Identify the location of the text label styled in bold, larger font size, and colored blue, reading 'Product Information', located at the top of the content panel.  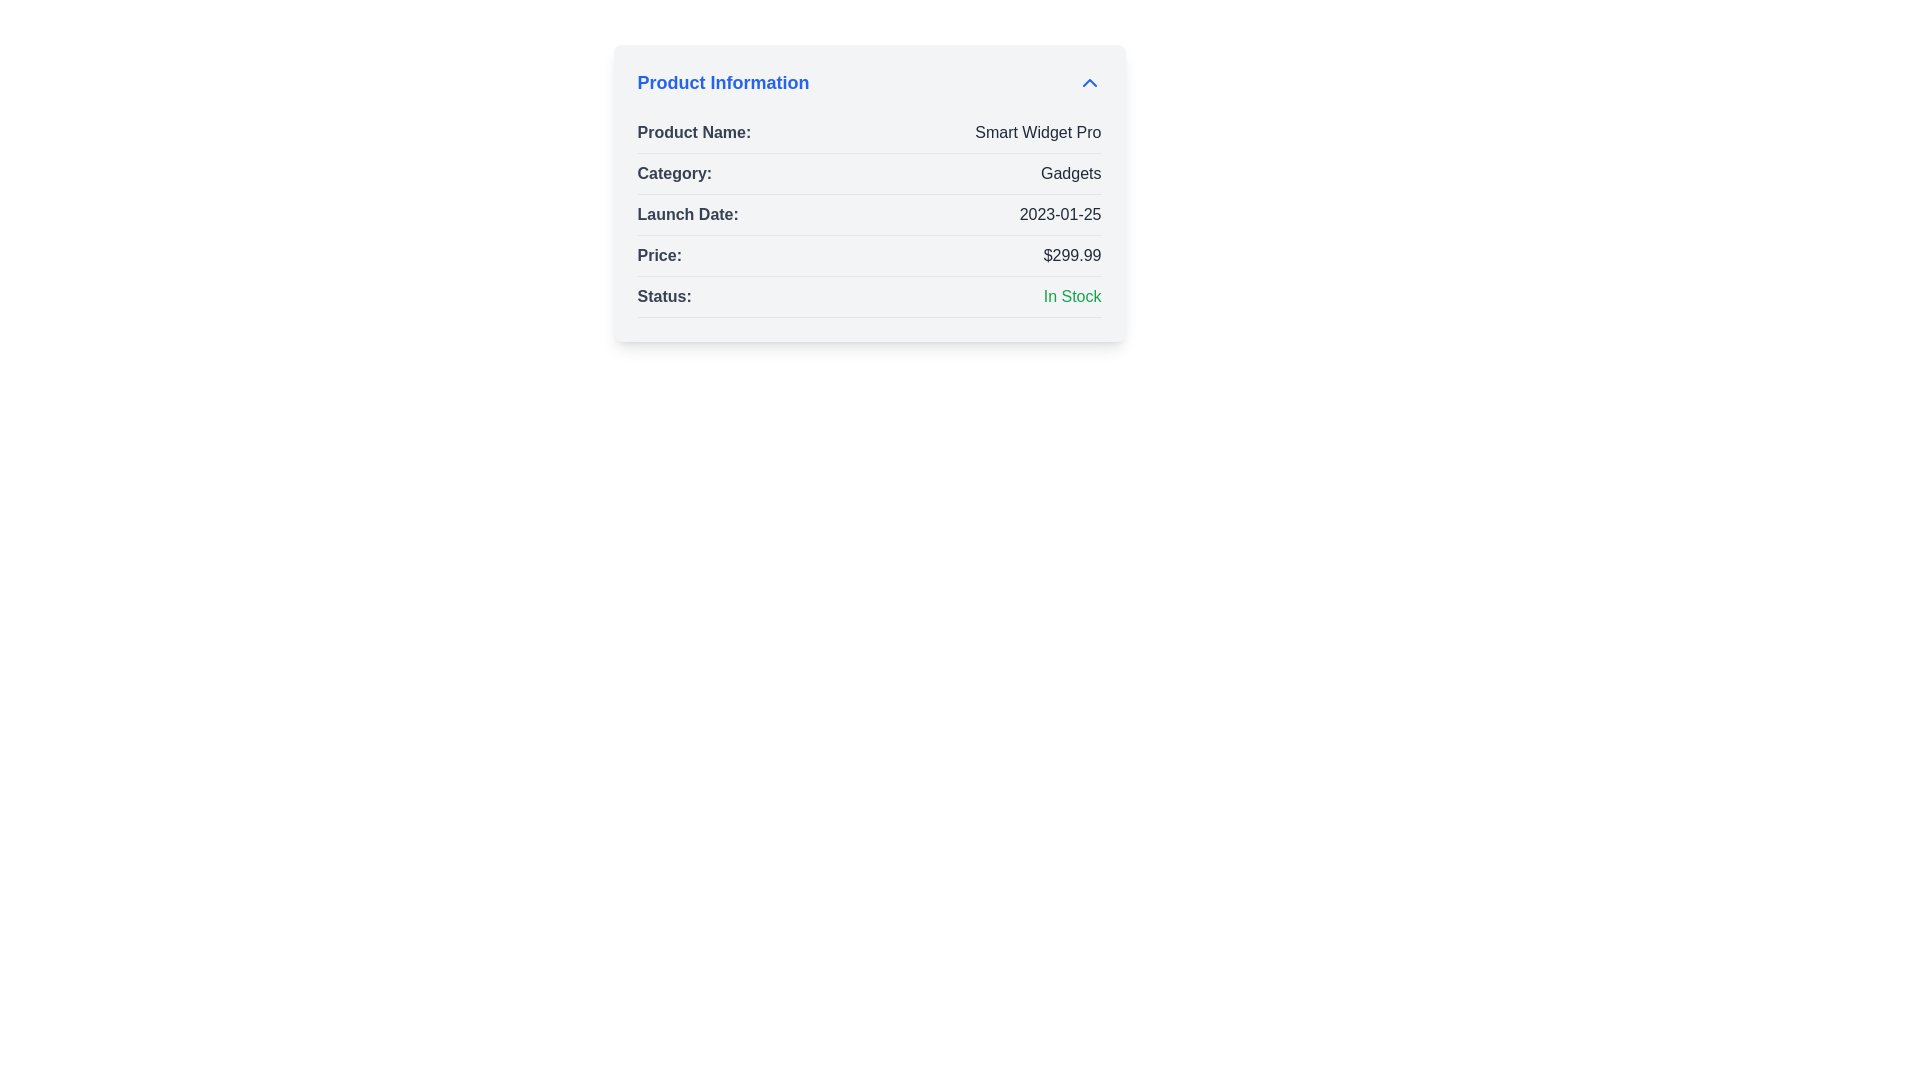
(722, 82).